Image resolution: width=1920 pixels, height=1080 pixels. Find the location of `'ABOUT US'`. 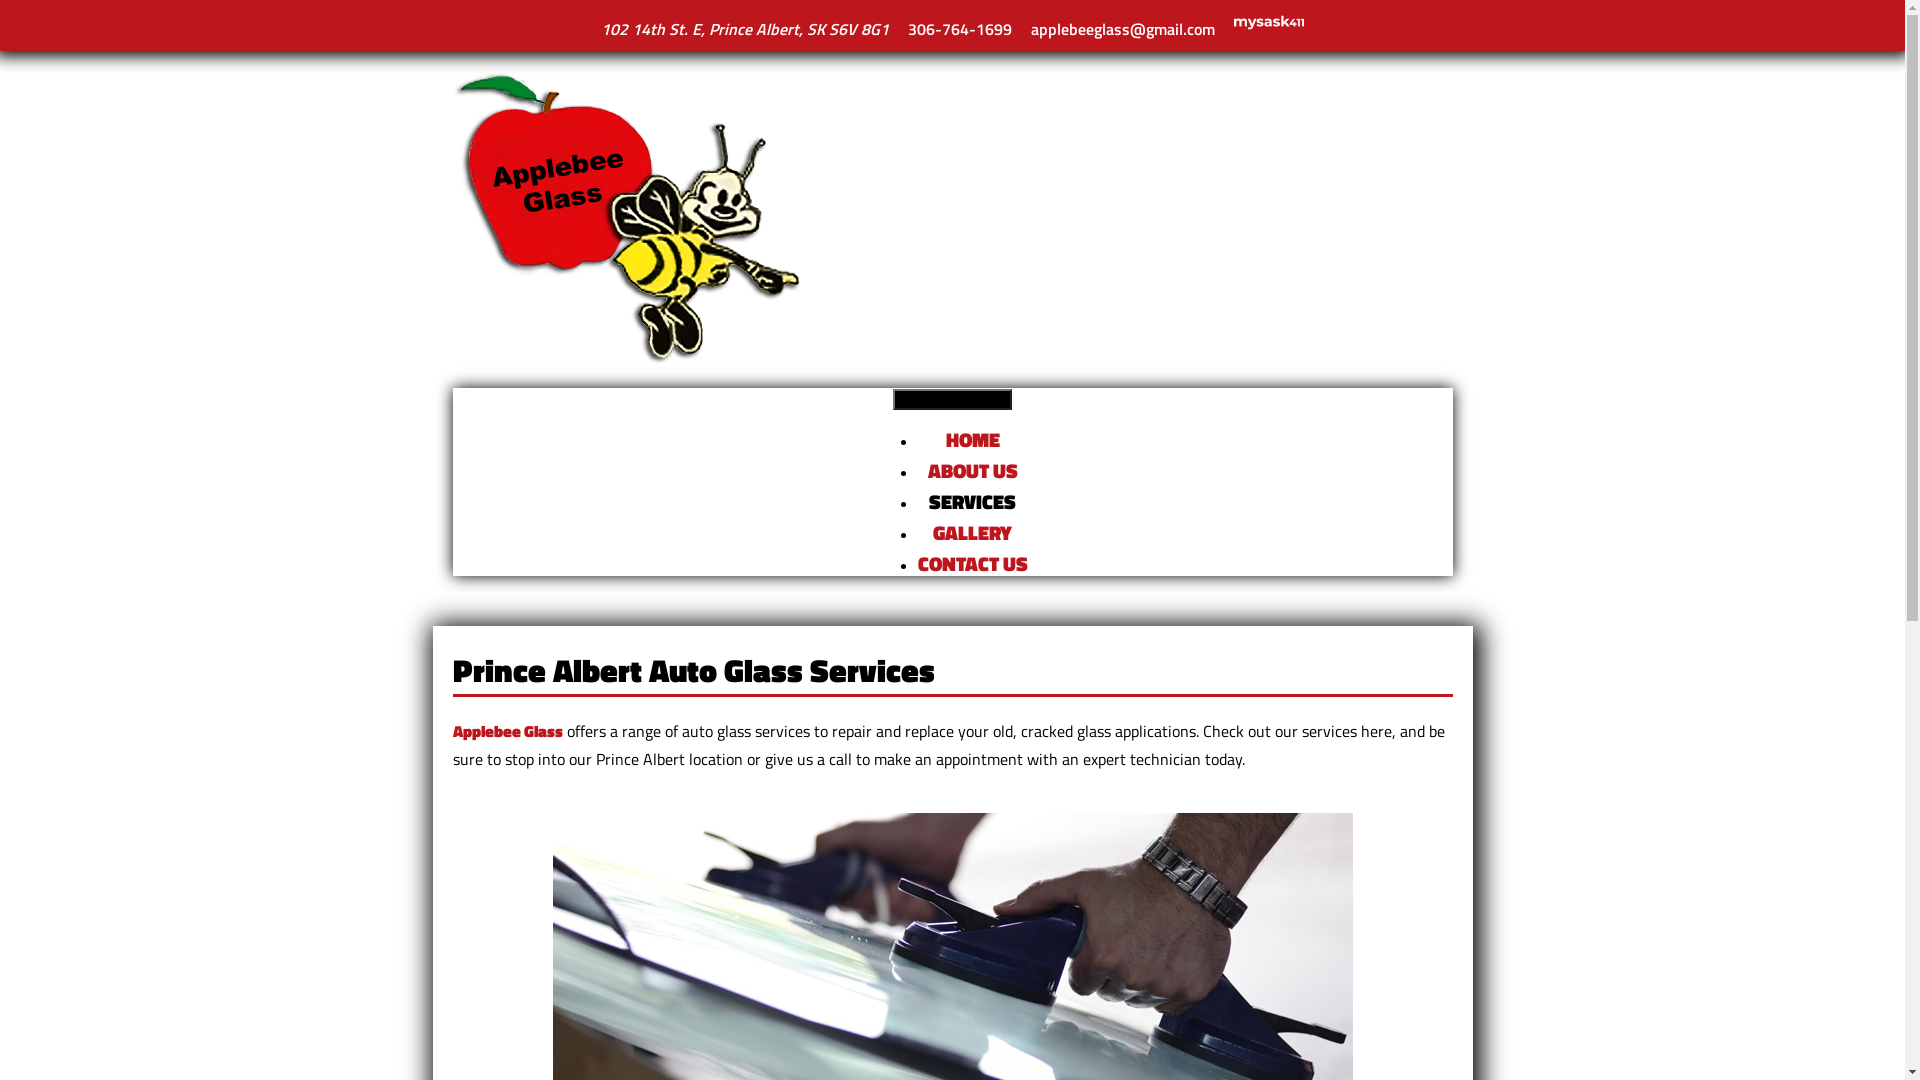

'ABOUT US' is located at coordinates (926, 470).